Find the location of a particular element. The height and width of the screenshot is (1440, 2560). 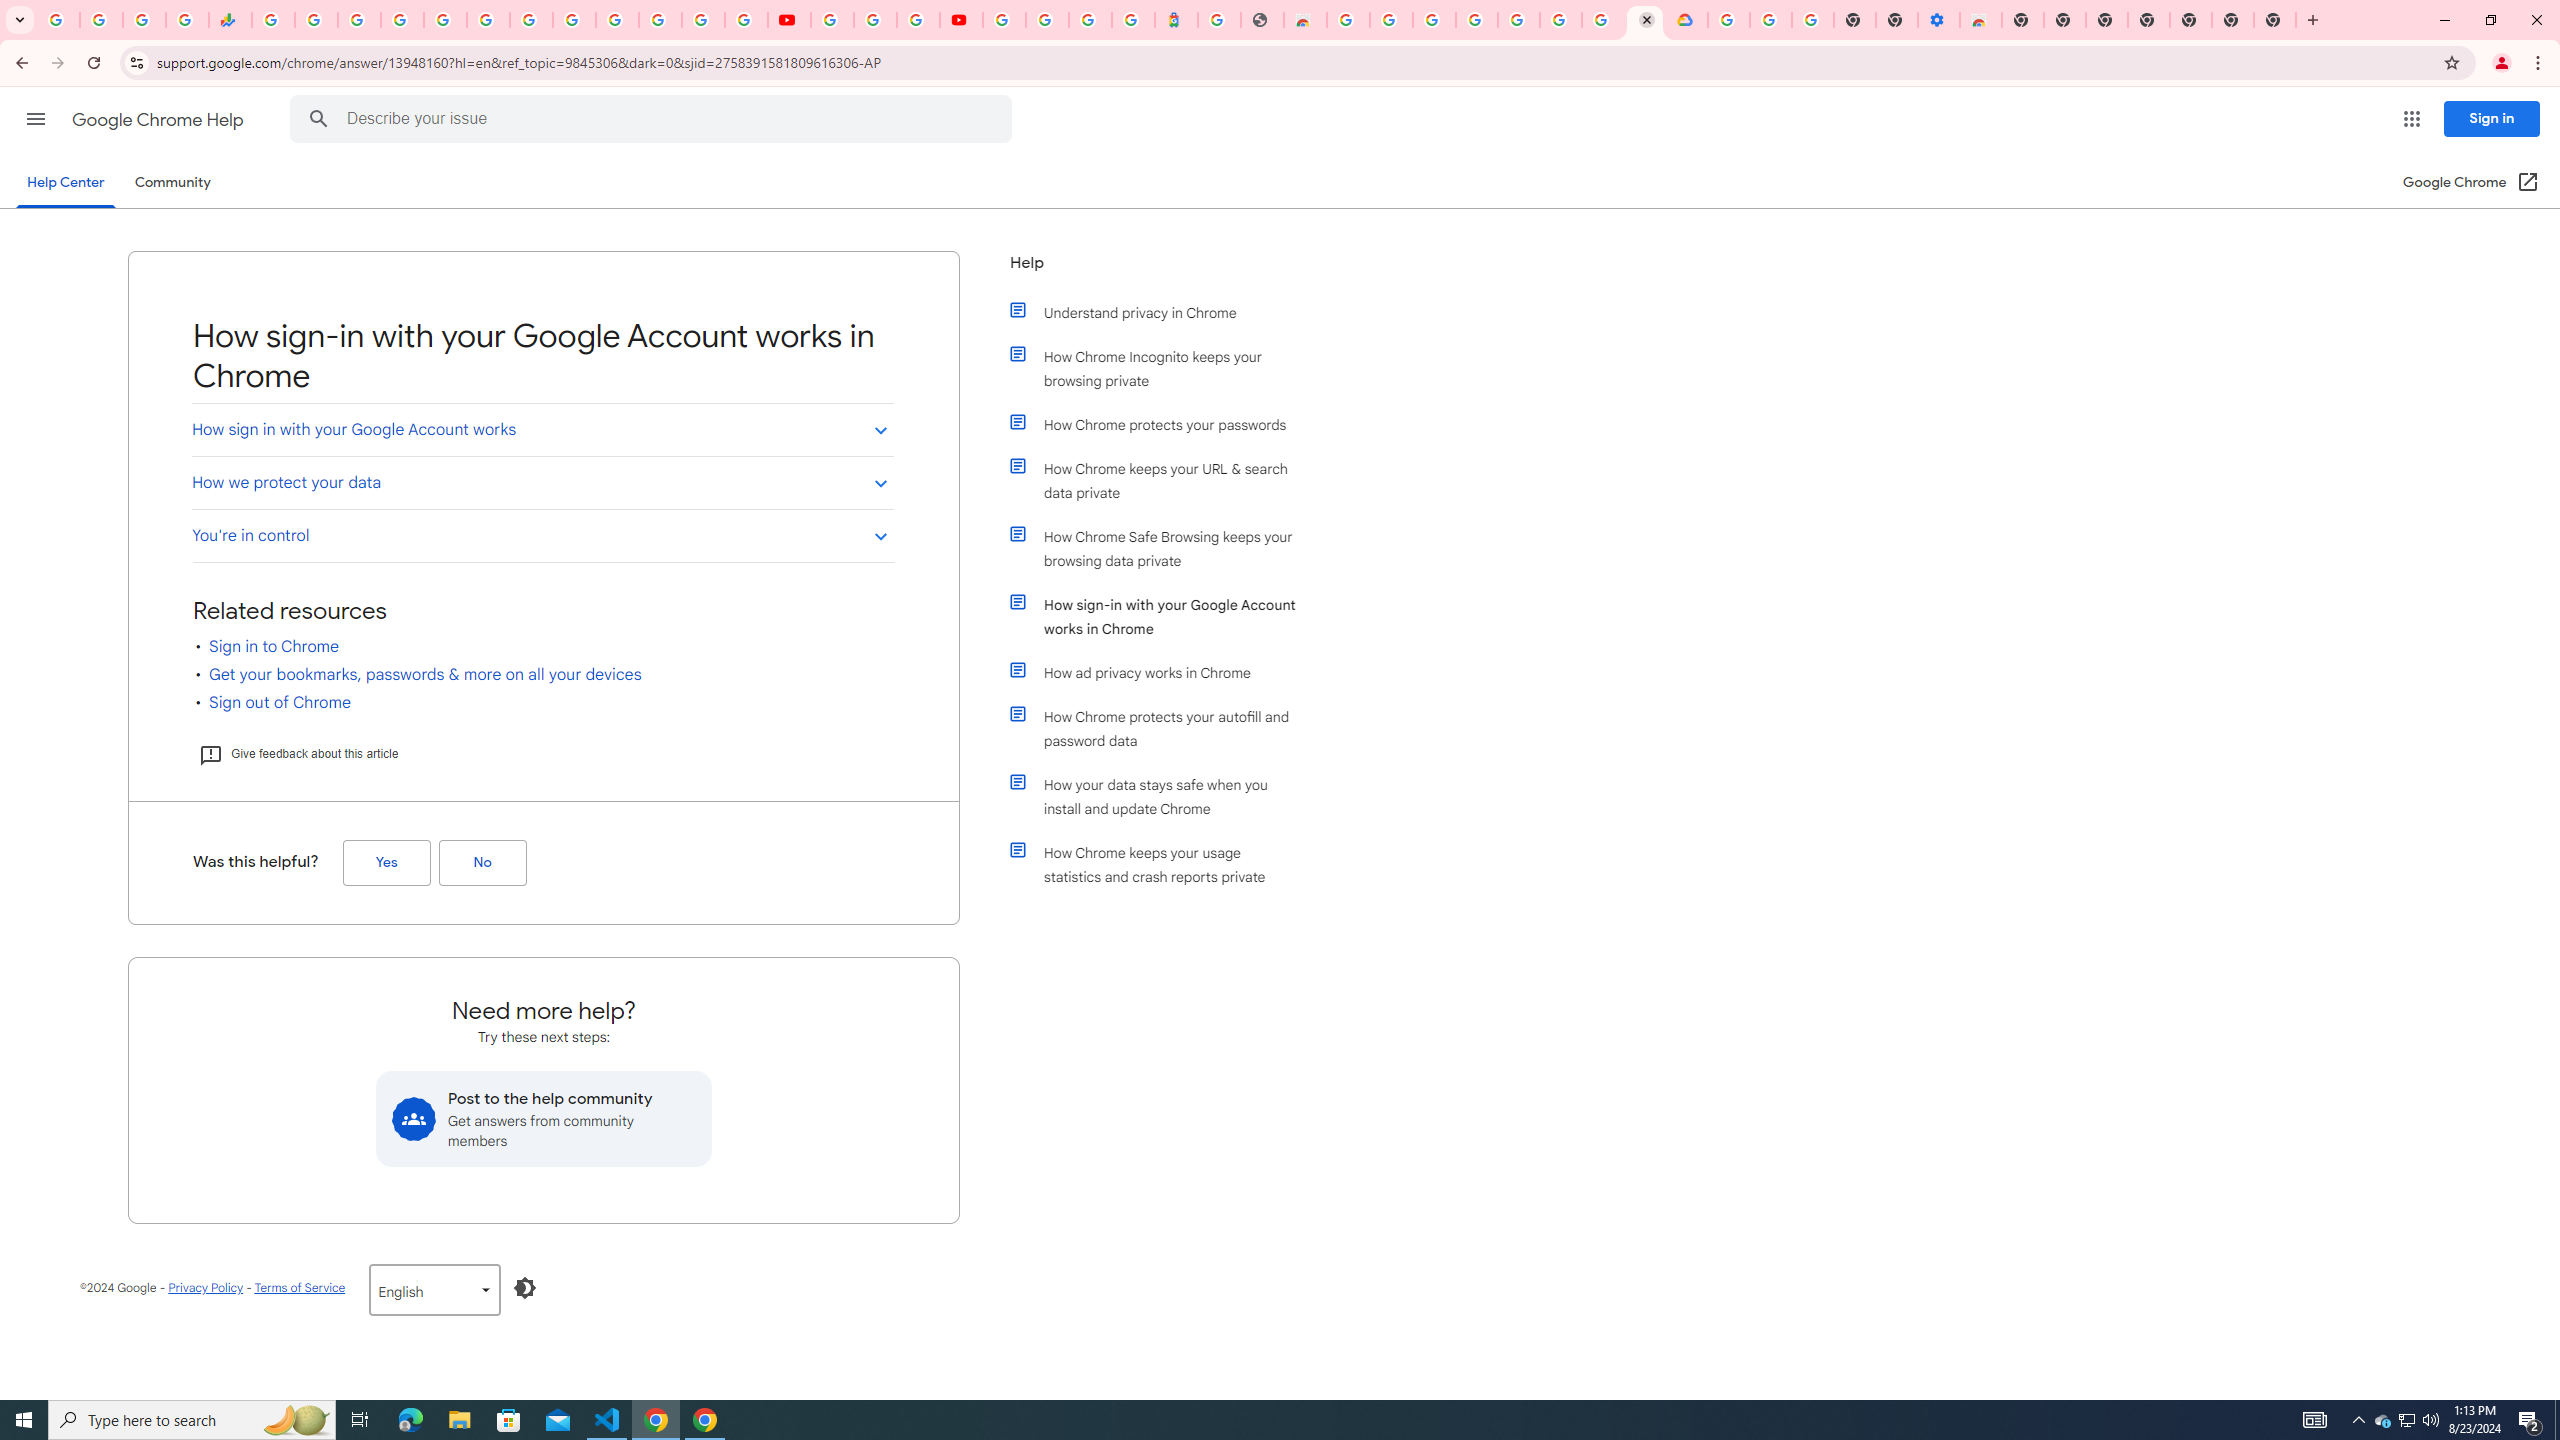

'Describe your issue' is located at coordinates (653, 118).